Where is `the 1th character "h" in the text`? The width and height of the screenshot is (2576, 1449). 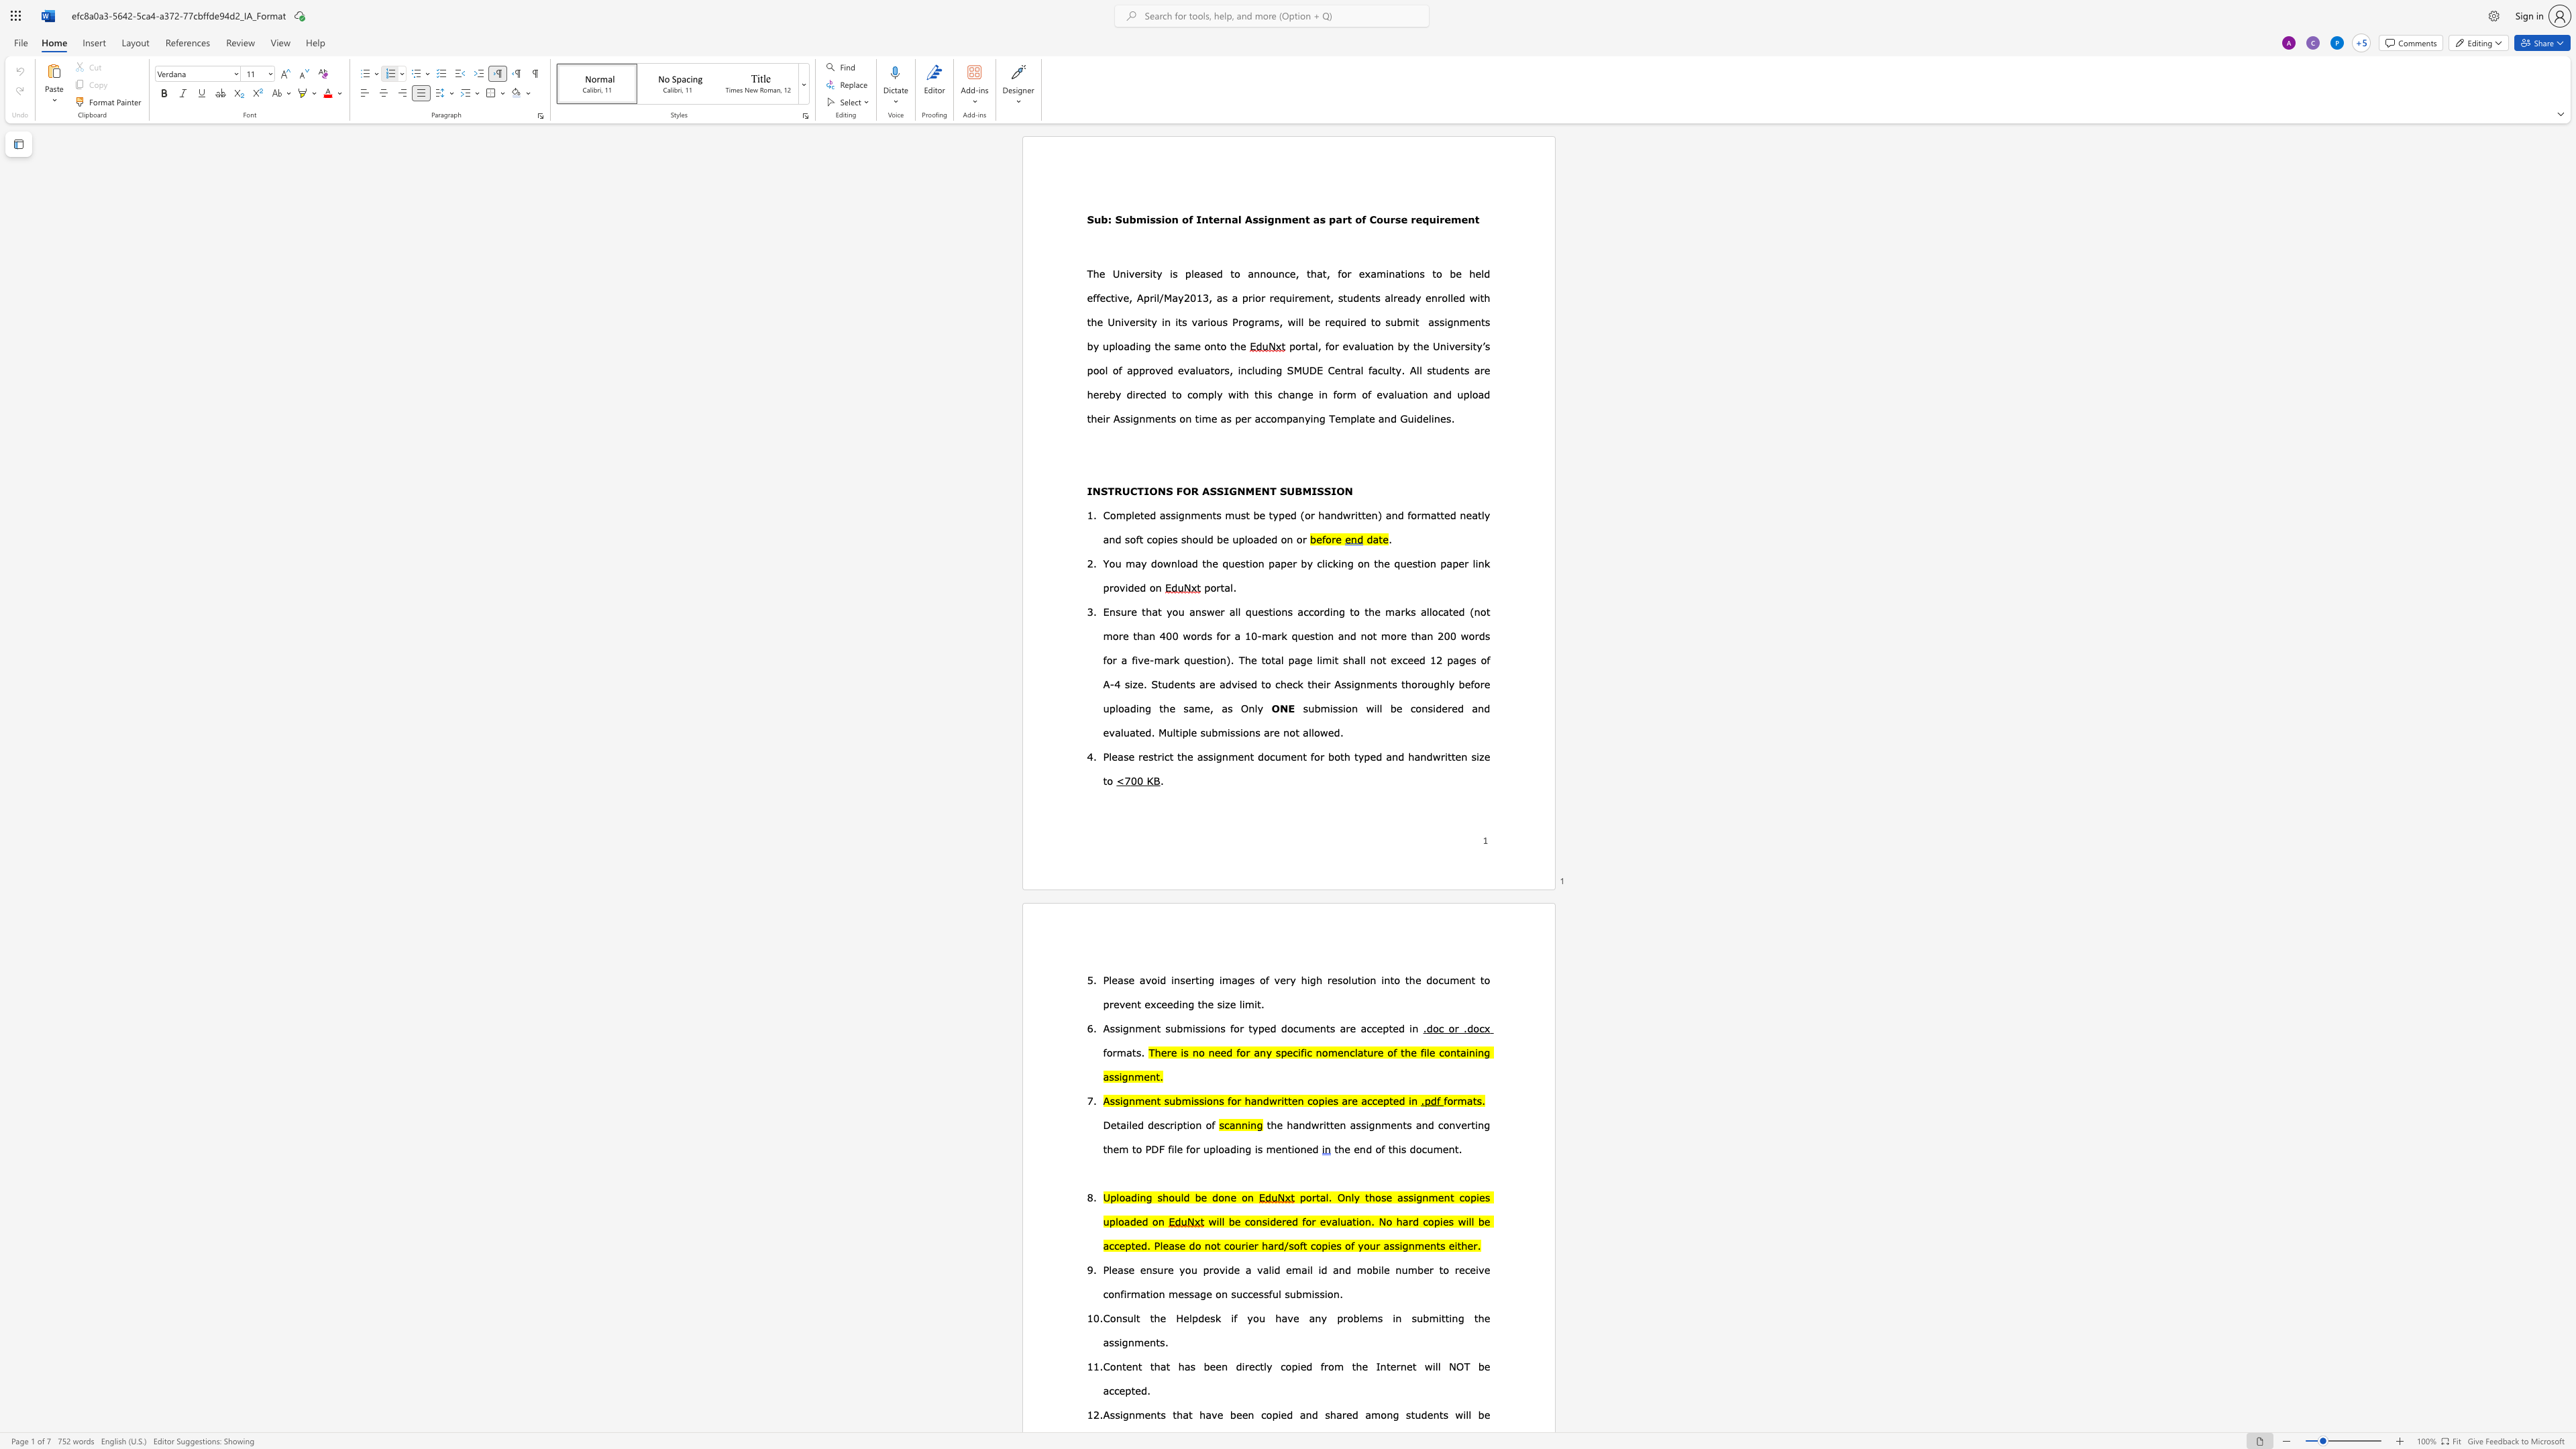 the 1th character "h" in the text is located at coordinates (1346, 756).